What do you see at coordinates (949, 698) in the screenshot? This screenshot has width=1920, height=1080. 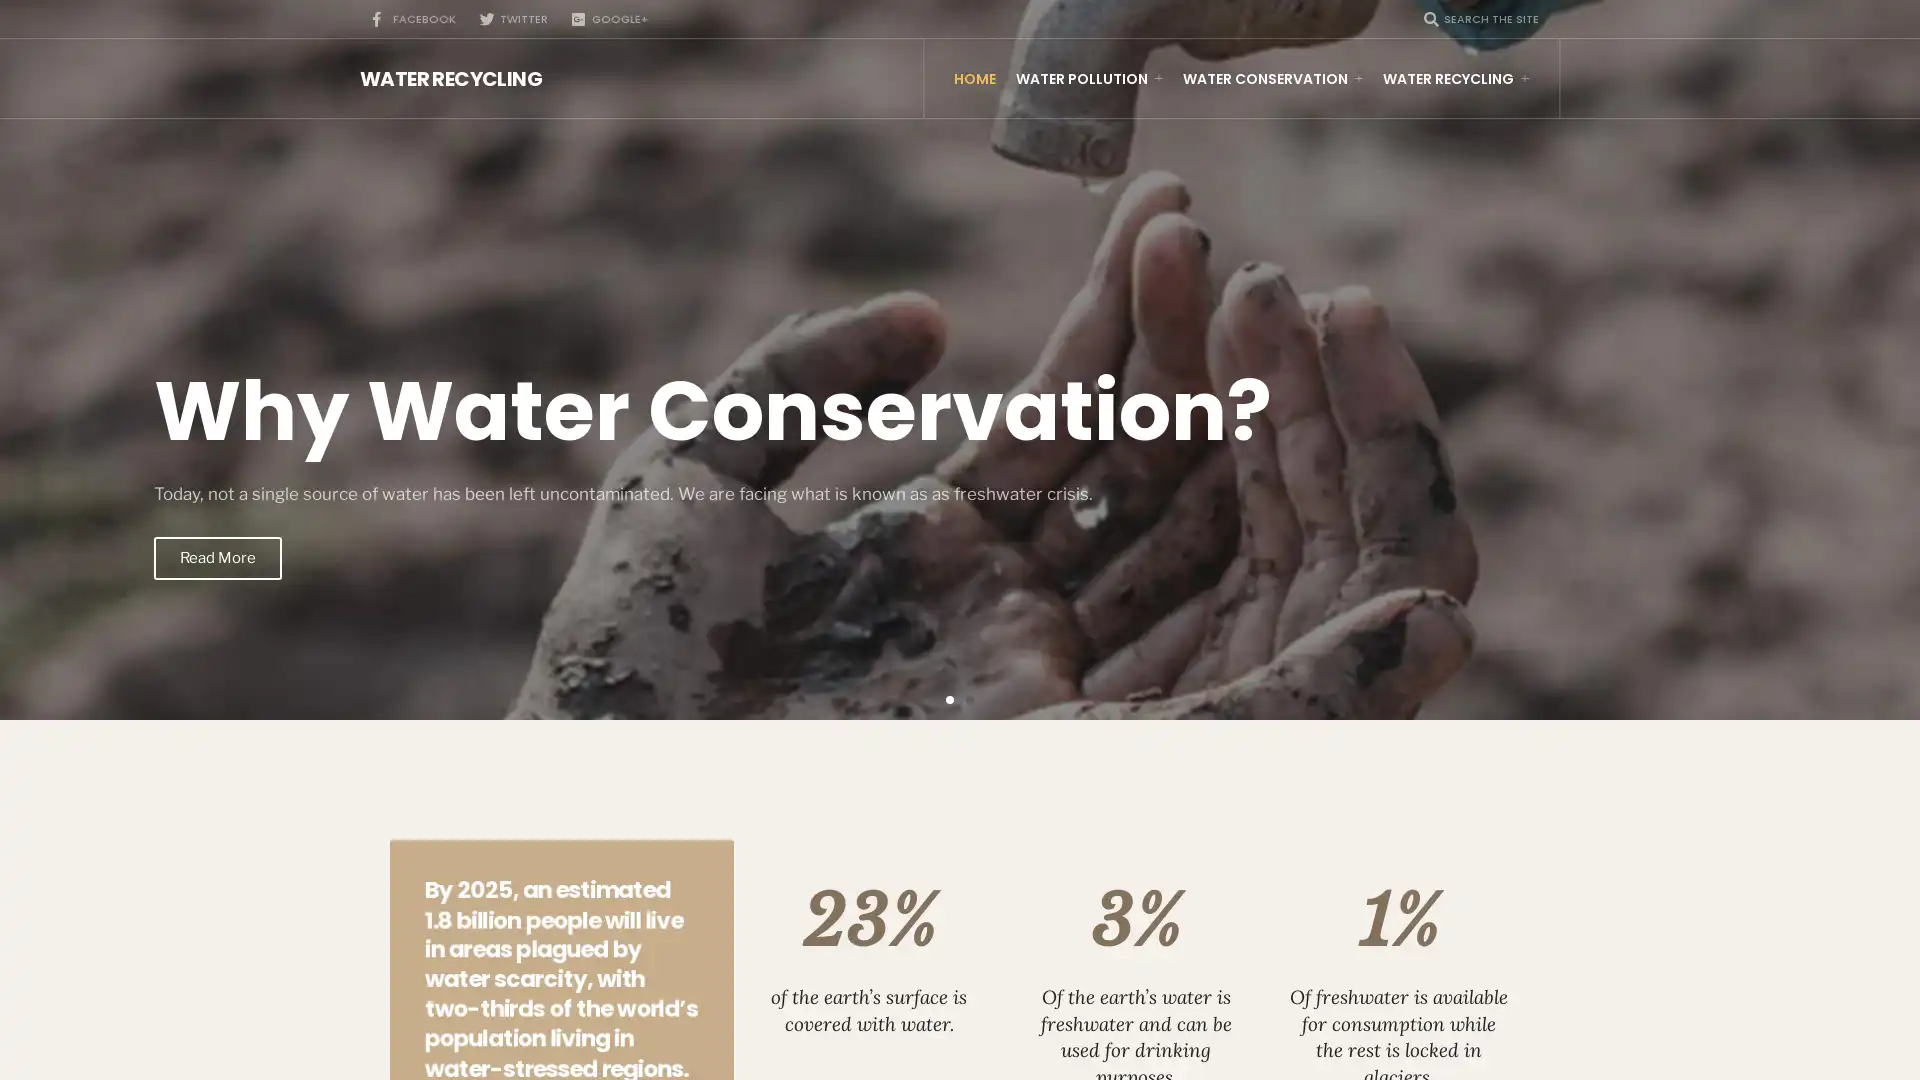 I see `Go to slide 1` at bounding box center [949, 698].